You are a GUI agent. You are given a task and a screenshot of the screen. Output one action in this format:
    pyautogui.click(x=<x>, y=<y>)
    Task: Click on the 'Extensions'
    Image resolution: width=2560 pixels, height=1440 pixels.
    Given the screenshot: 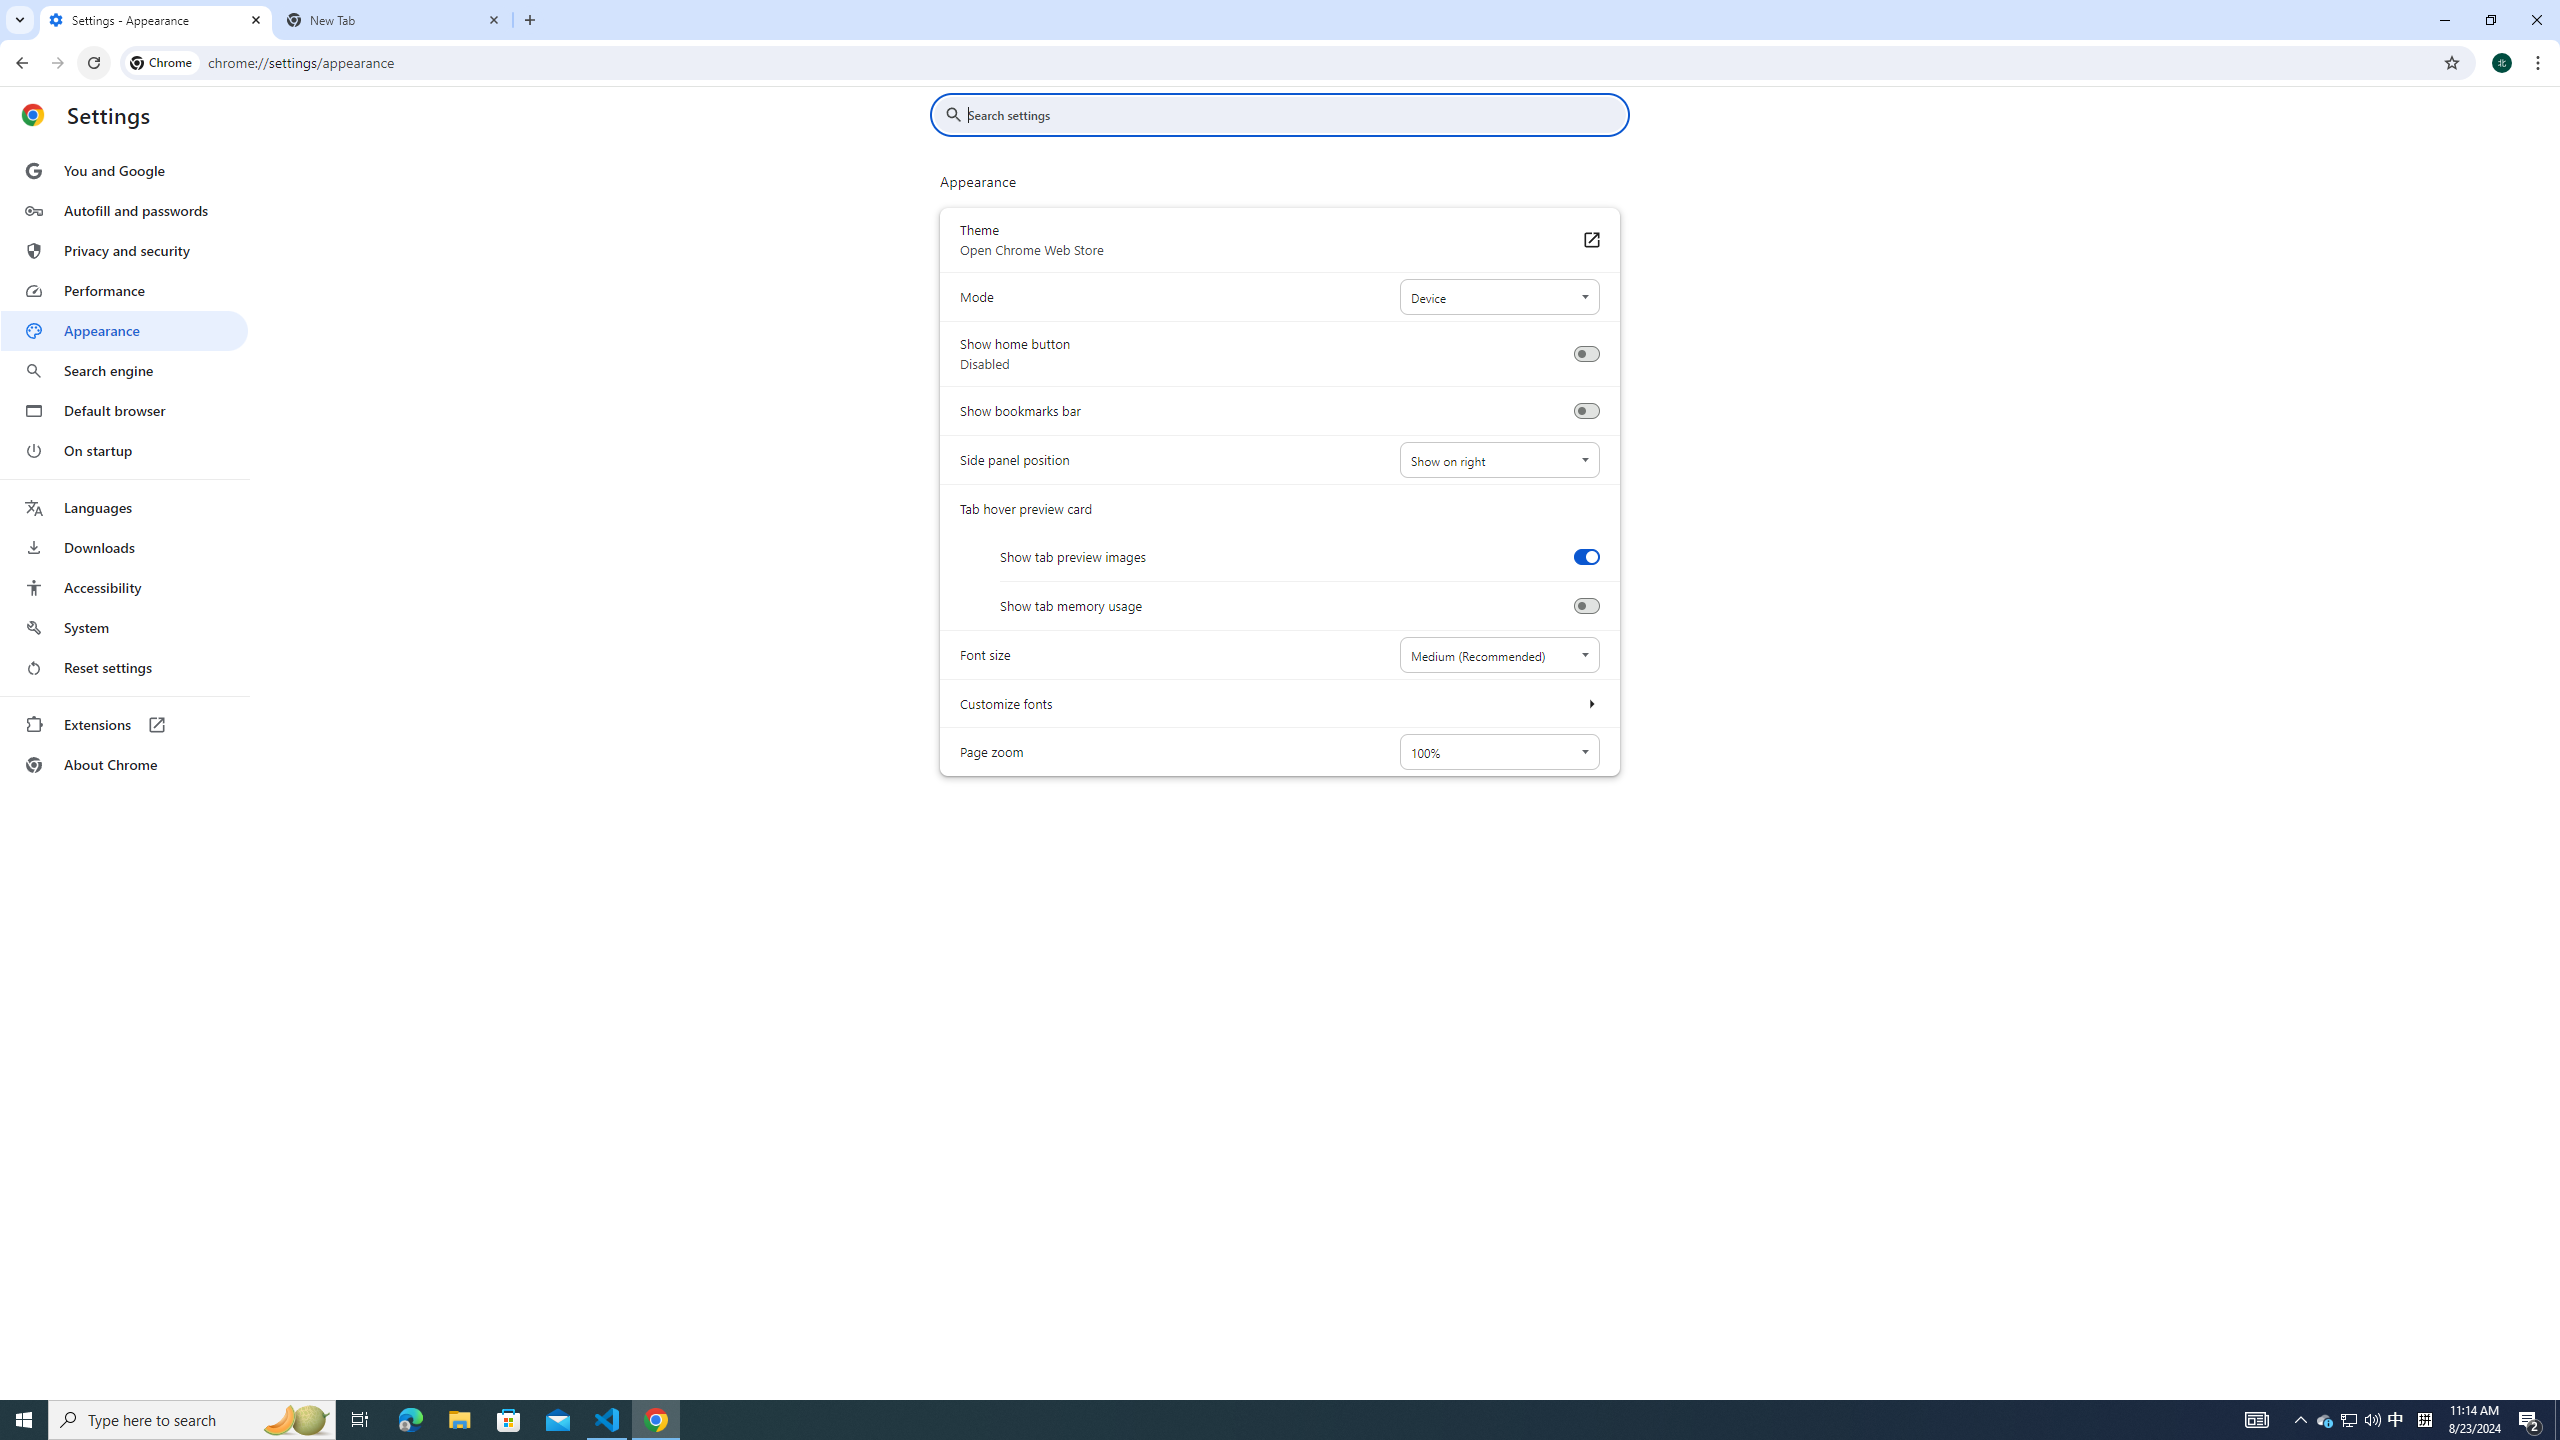 What is the action you would take?
    pyautogui.click(x=123, y=724)
    